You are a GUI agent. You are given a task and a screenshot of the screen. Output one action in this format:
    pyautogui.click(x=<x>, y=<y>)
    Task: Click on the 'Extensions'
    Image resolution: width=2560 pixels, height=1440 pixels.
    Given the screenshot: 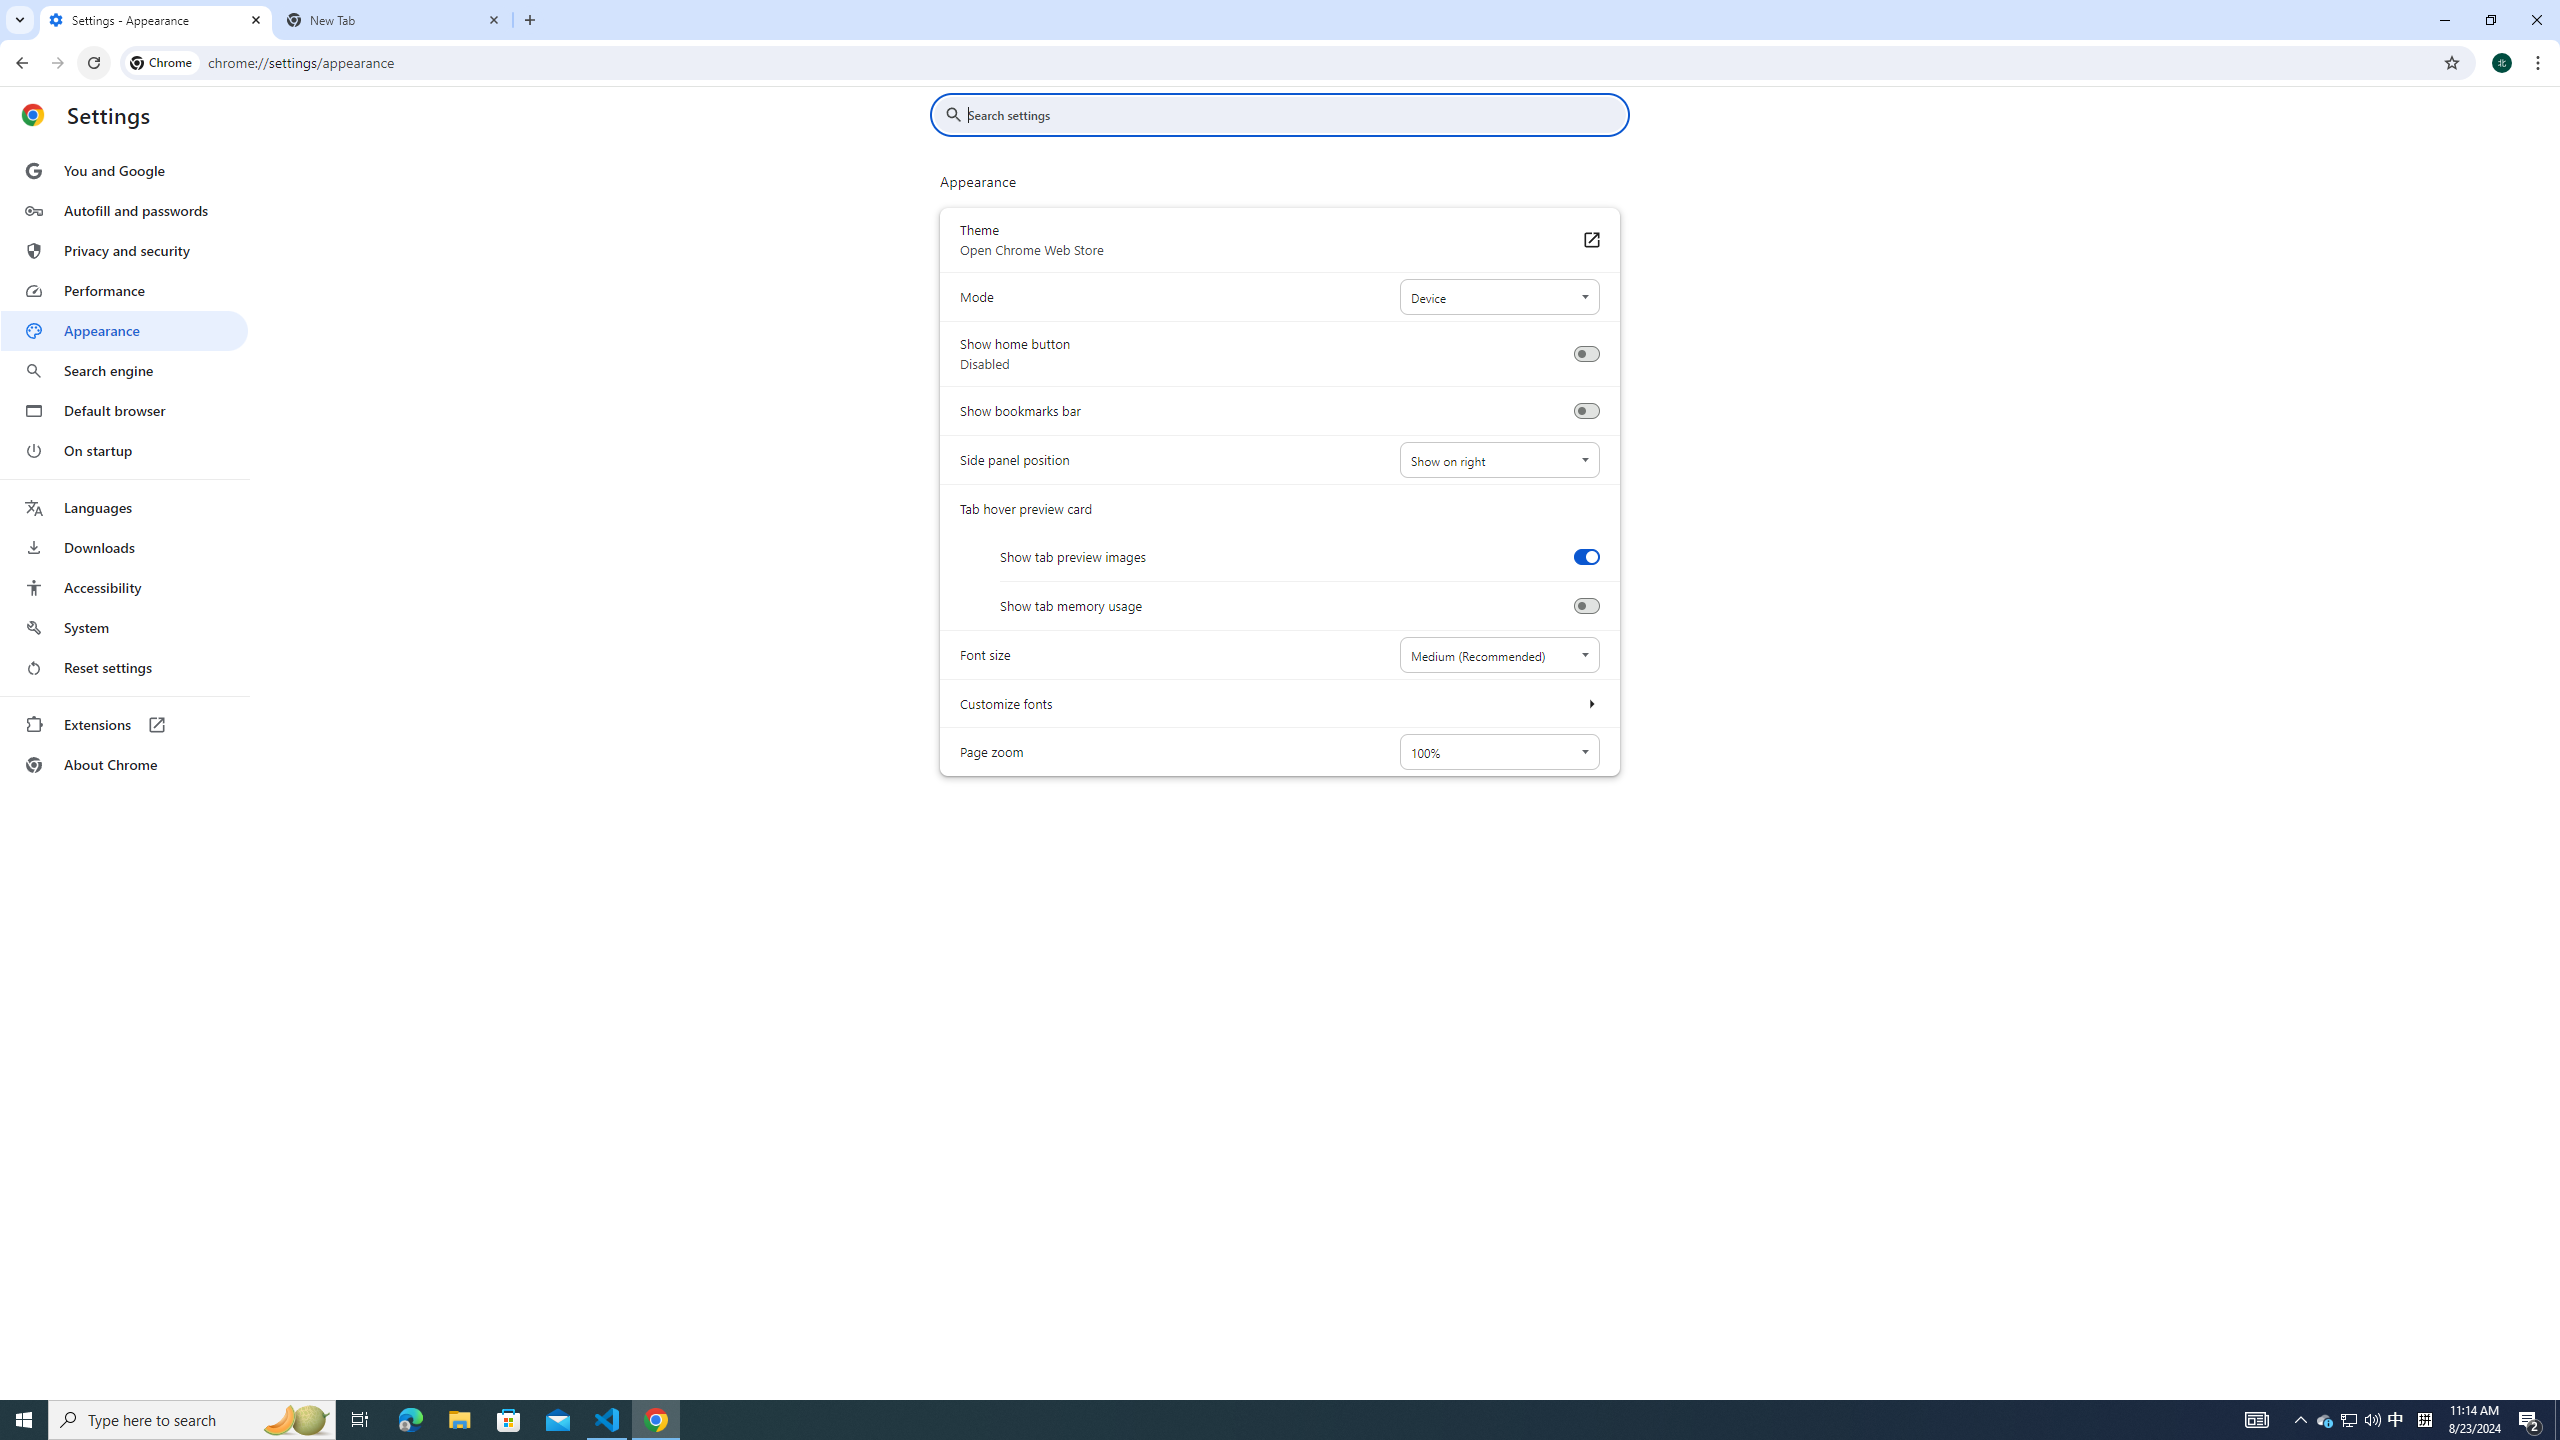 What is the action you would take?
    pyautogui.click(x=123, y=724)
    